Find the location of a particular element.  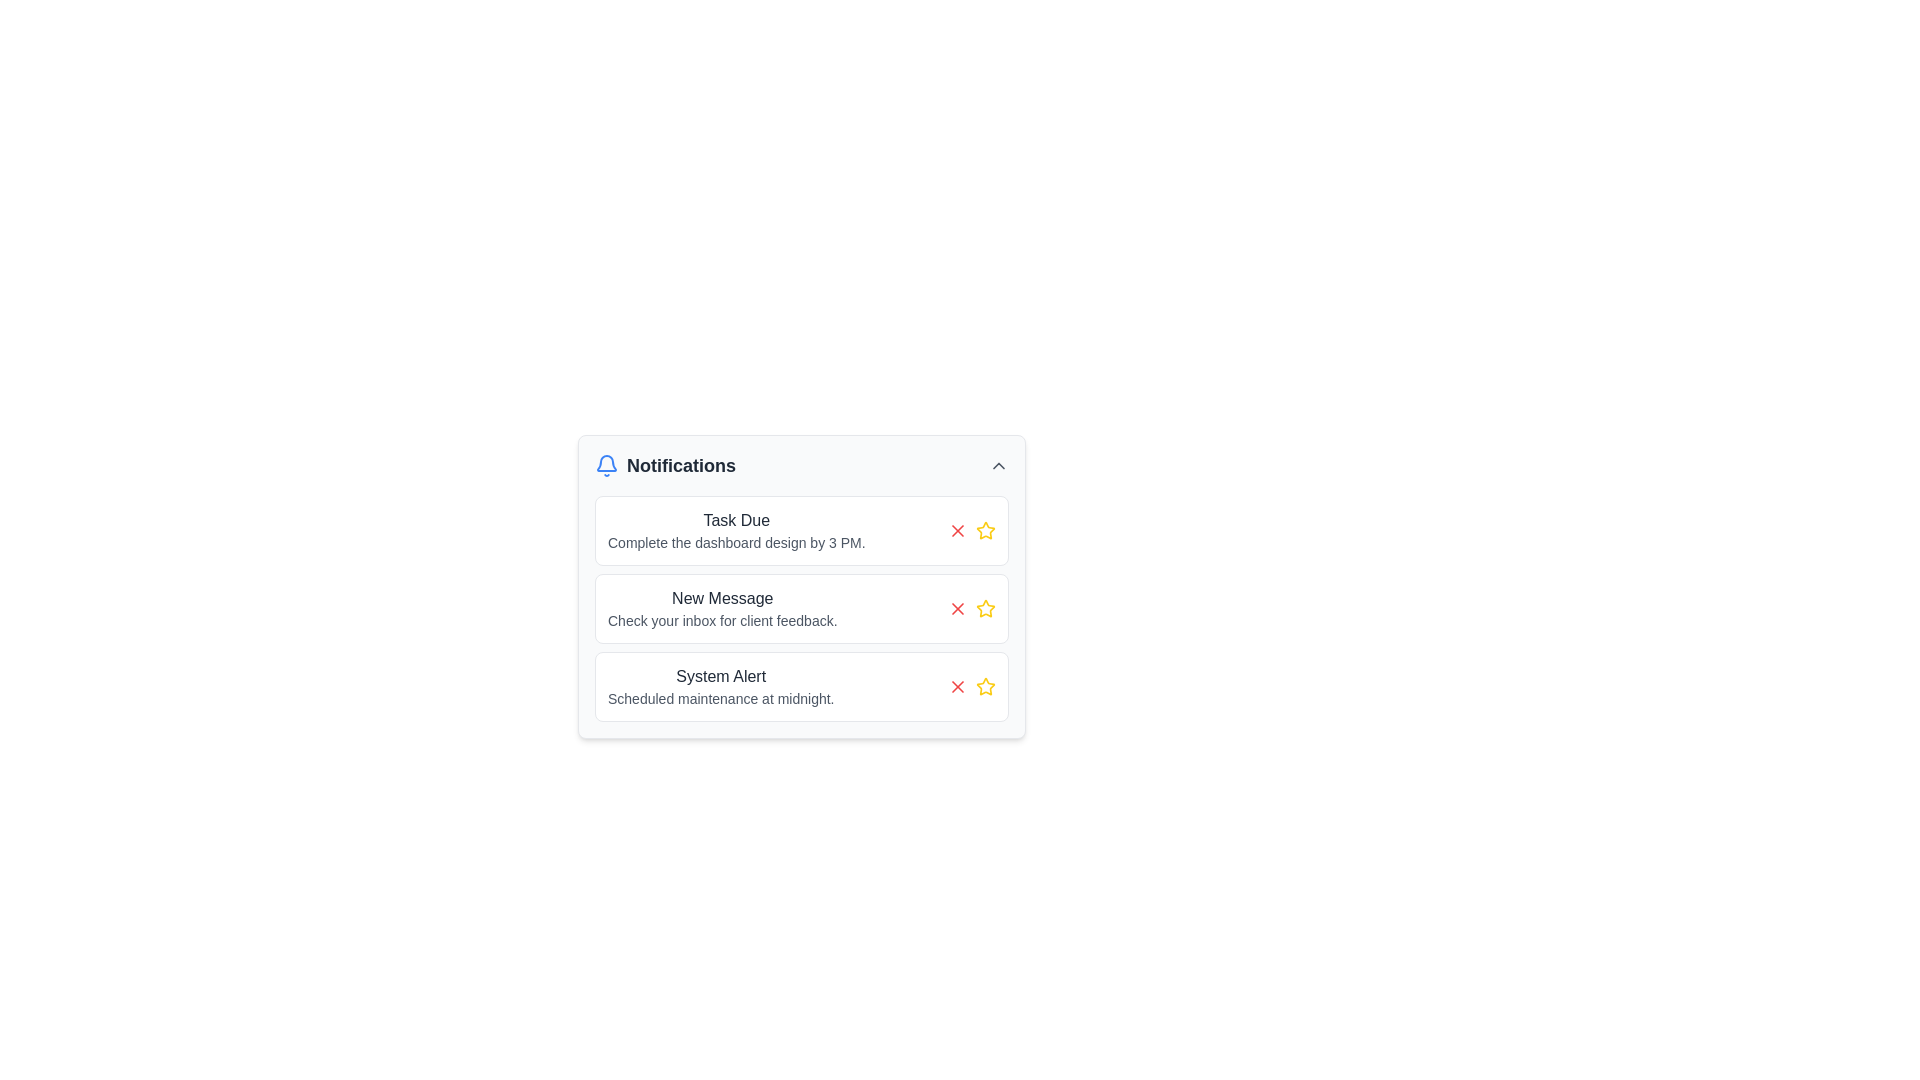

text label 'Notifications' that is displayed prominently in bold dark gray font within the header section of the notification panel, located at the coordinates provided is located at coordinates (681, 466).